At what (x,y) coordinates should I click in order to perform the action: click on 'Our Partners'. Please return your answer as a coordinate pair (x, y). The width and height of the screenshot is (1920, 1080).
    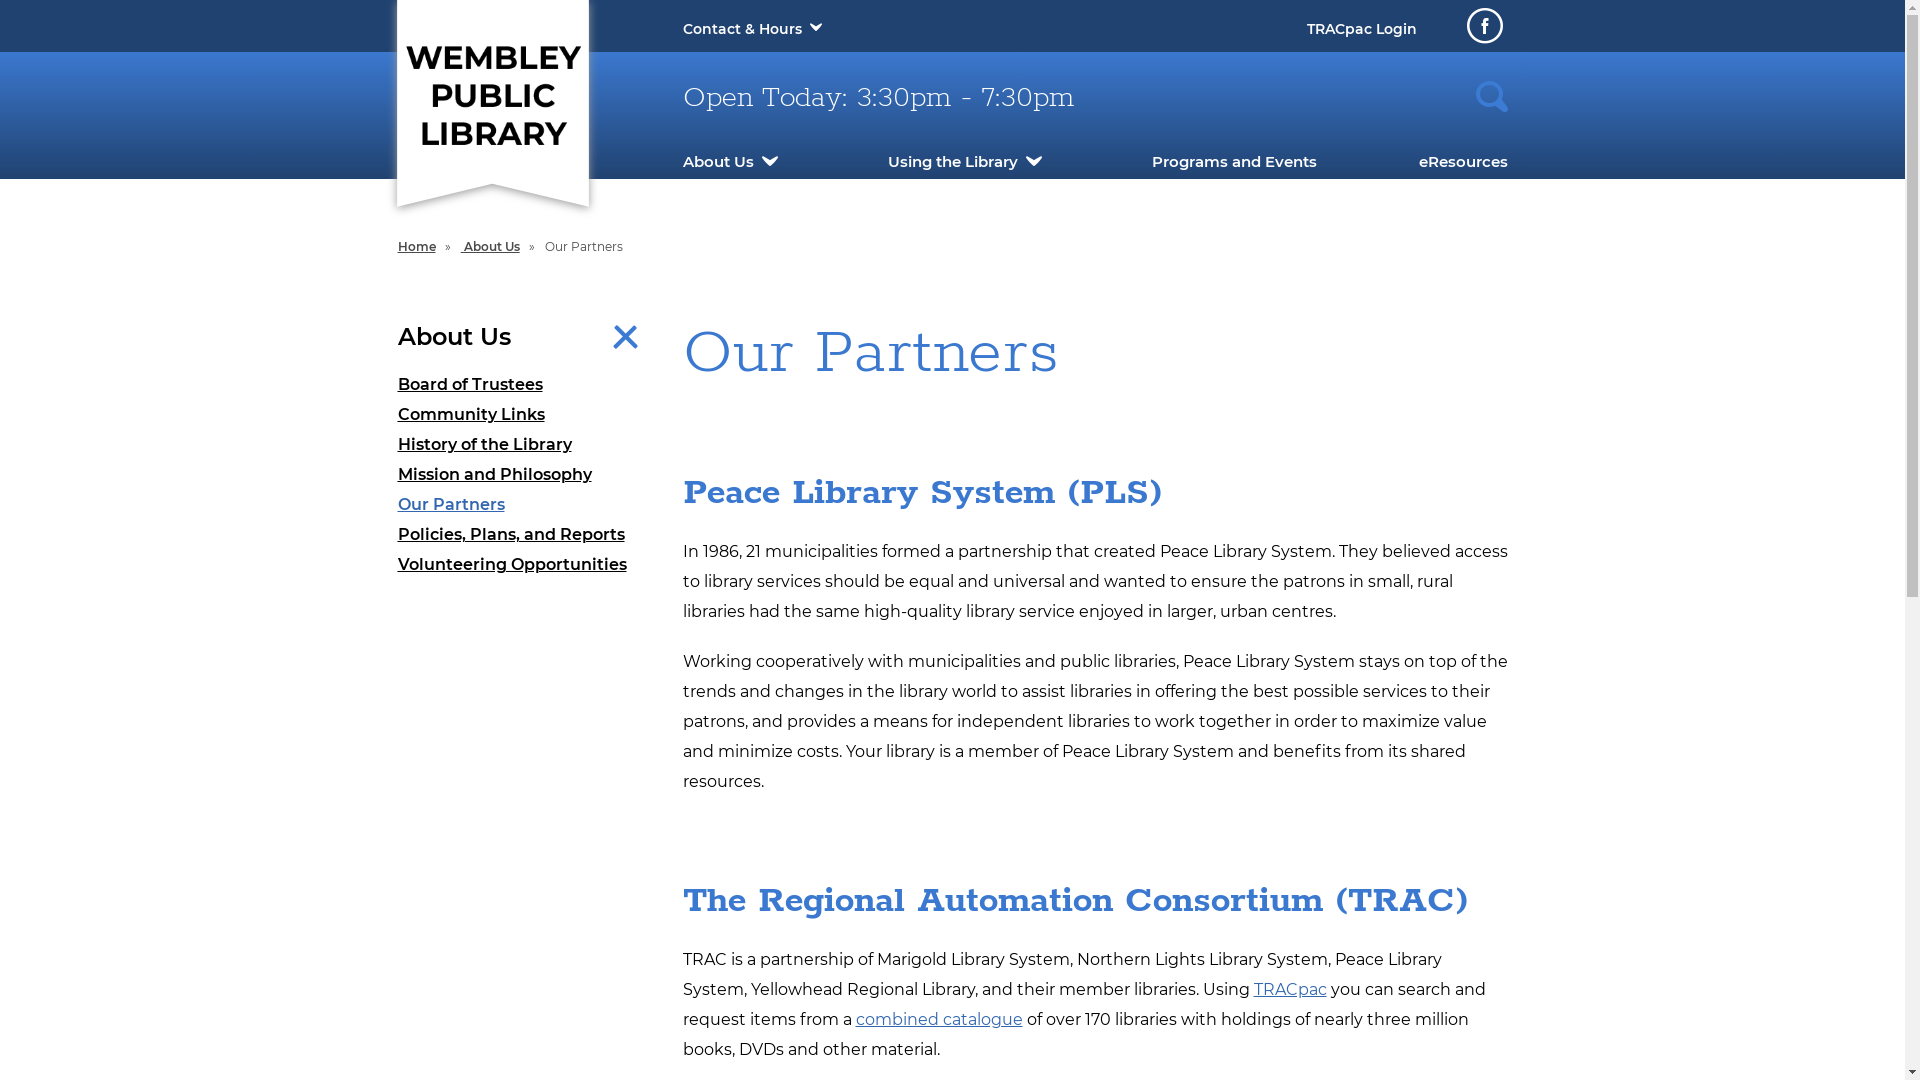
    Looking at the image, I should click on (398, 504).